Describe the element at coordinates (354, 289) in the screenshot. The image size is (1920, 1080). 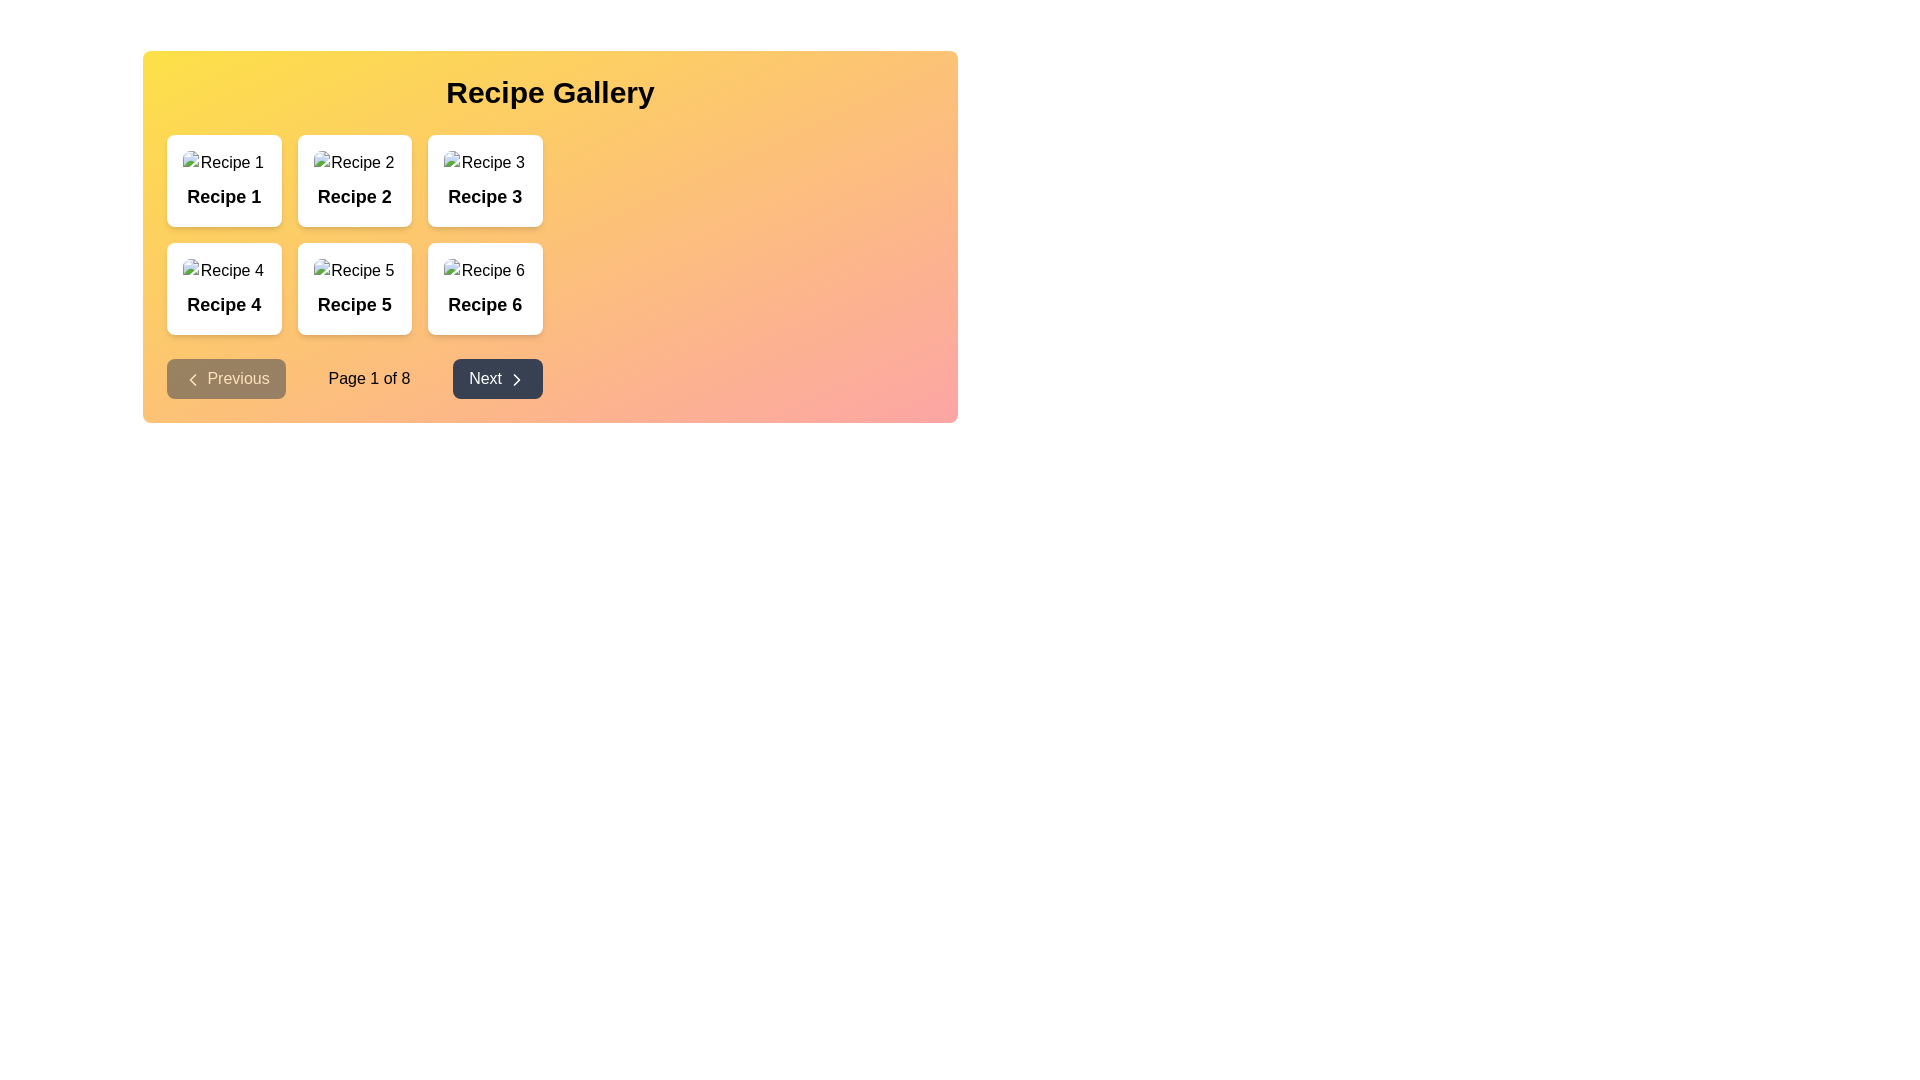
I see `image on the Informational card component titled 'Recipe 5', which has a white background and rounded corners, located in the second column of the second row in the grid layout` at that location.